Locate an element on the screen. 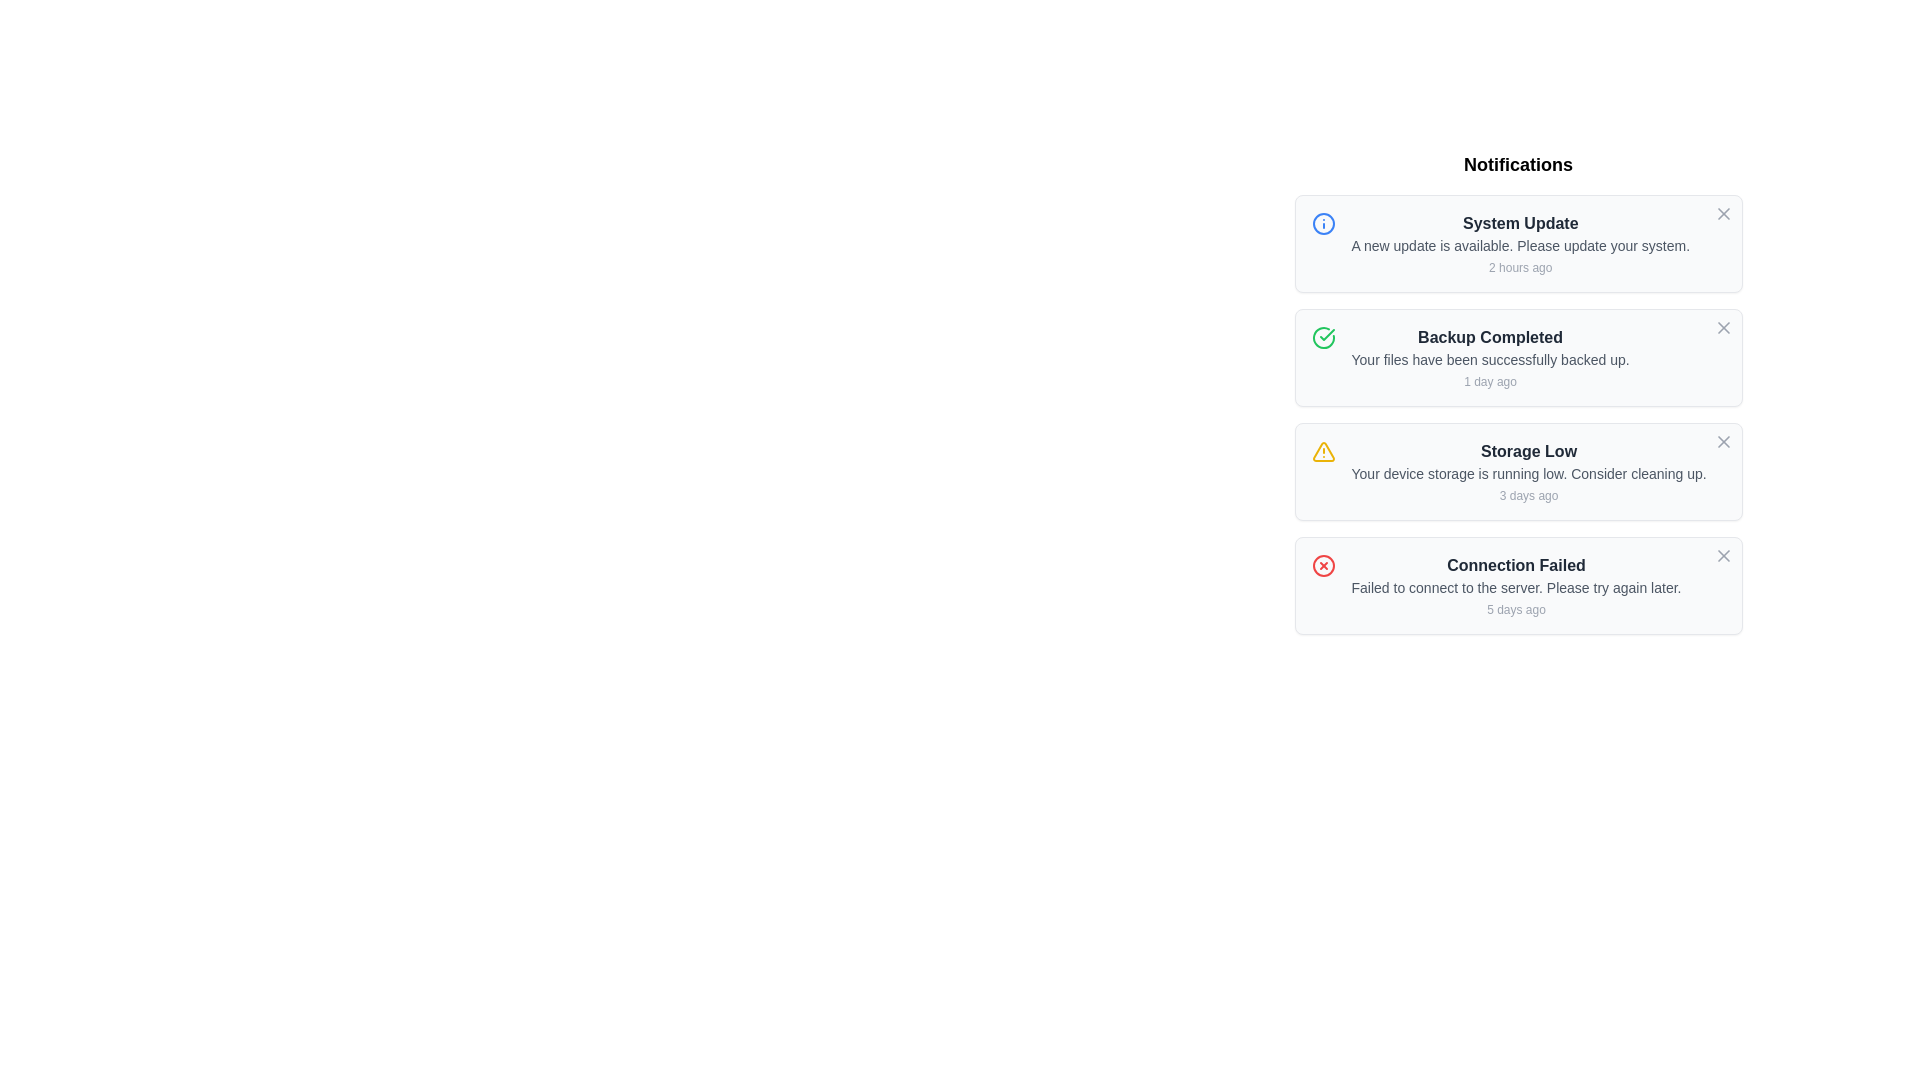 The image size is (1920, 1080). the third notification in the list, which alerts the user about low storage and advises cleanup is located at coordinates (1518, 414).